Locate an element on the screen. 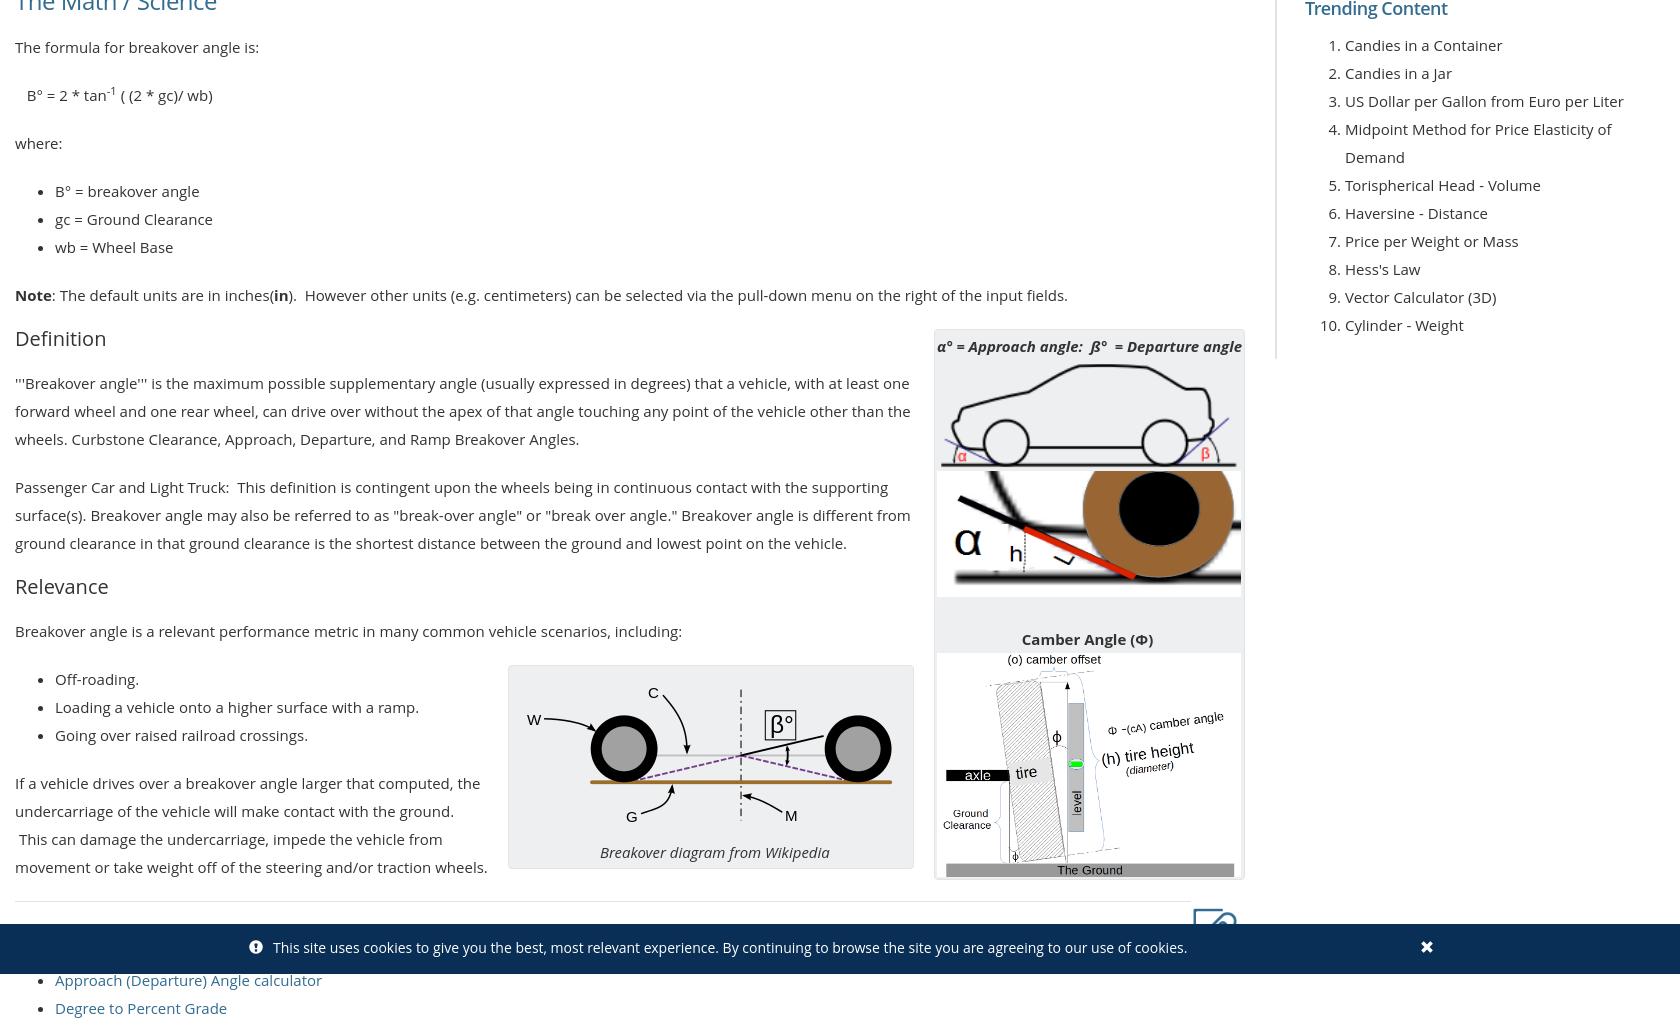  'Torispherical Head - Volume' is located at coordinates (1442, 183).